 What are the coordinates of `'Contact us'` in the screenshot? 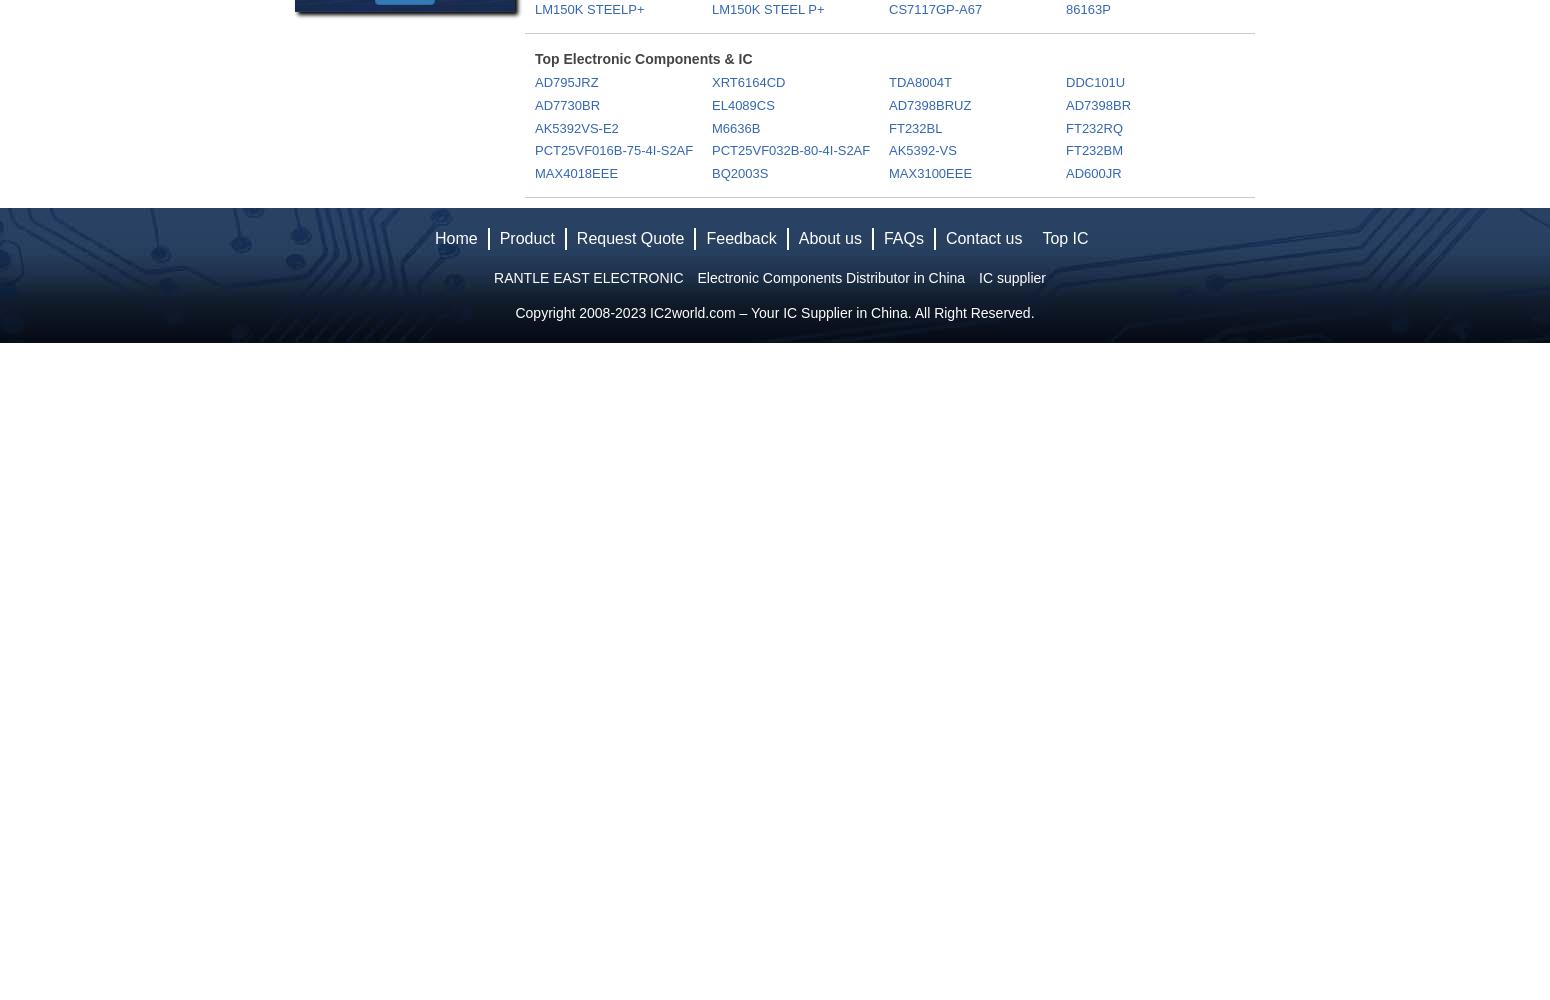 It's located at (944, 237).